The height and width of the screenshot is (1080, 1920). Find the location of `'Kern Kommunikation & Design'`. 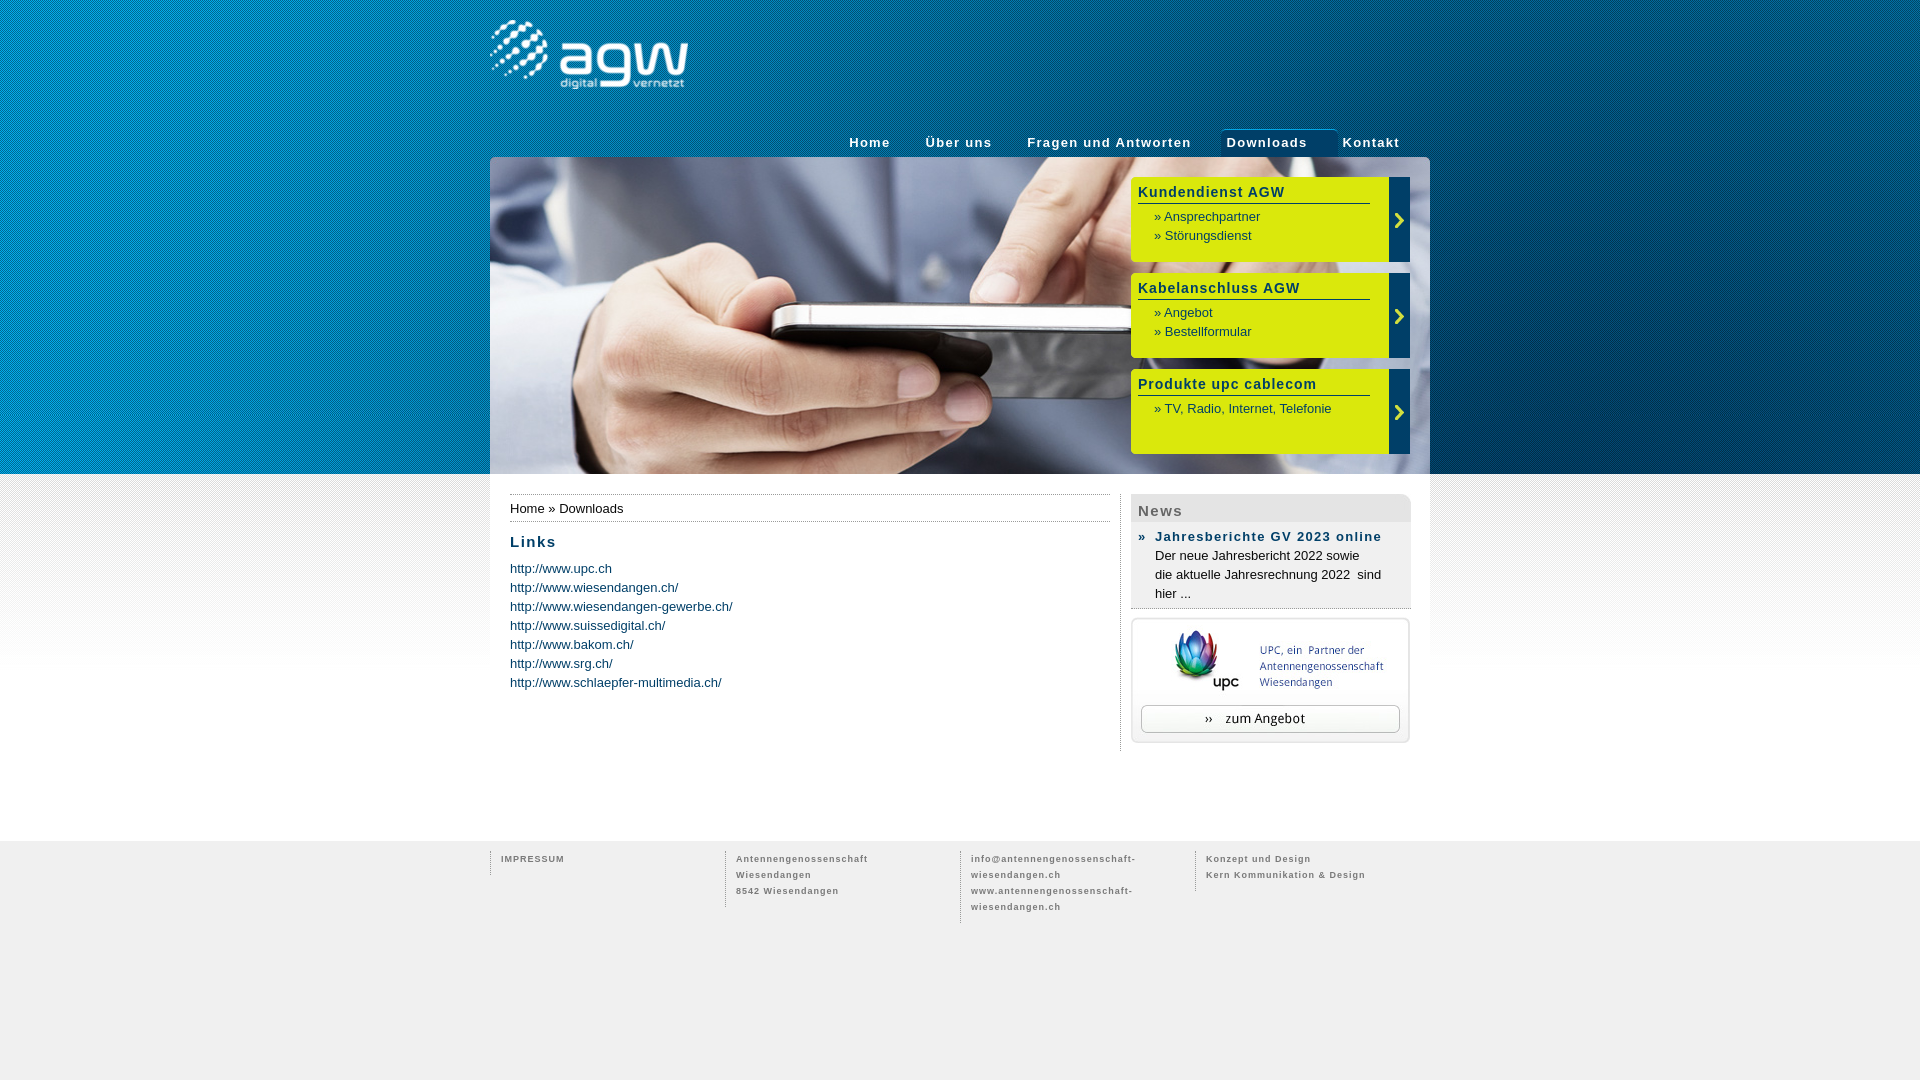

'Kern Kommunikation & Design' is located at coordinates (1286, 874).